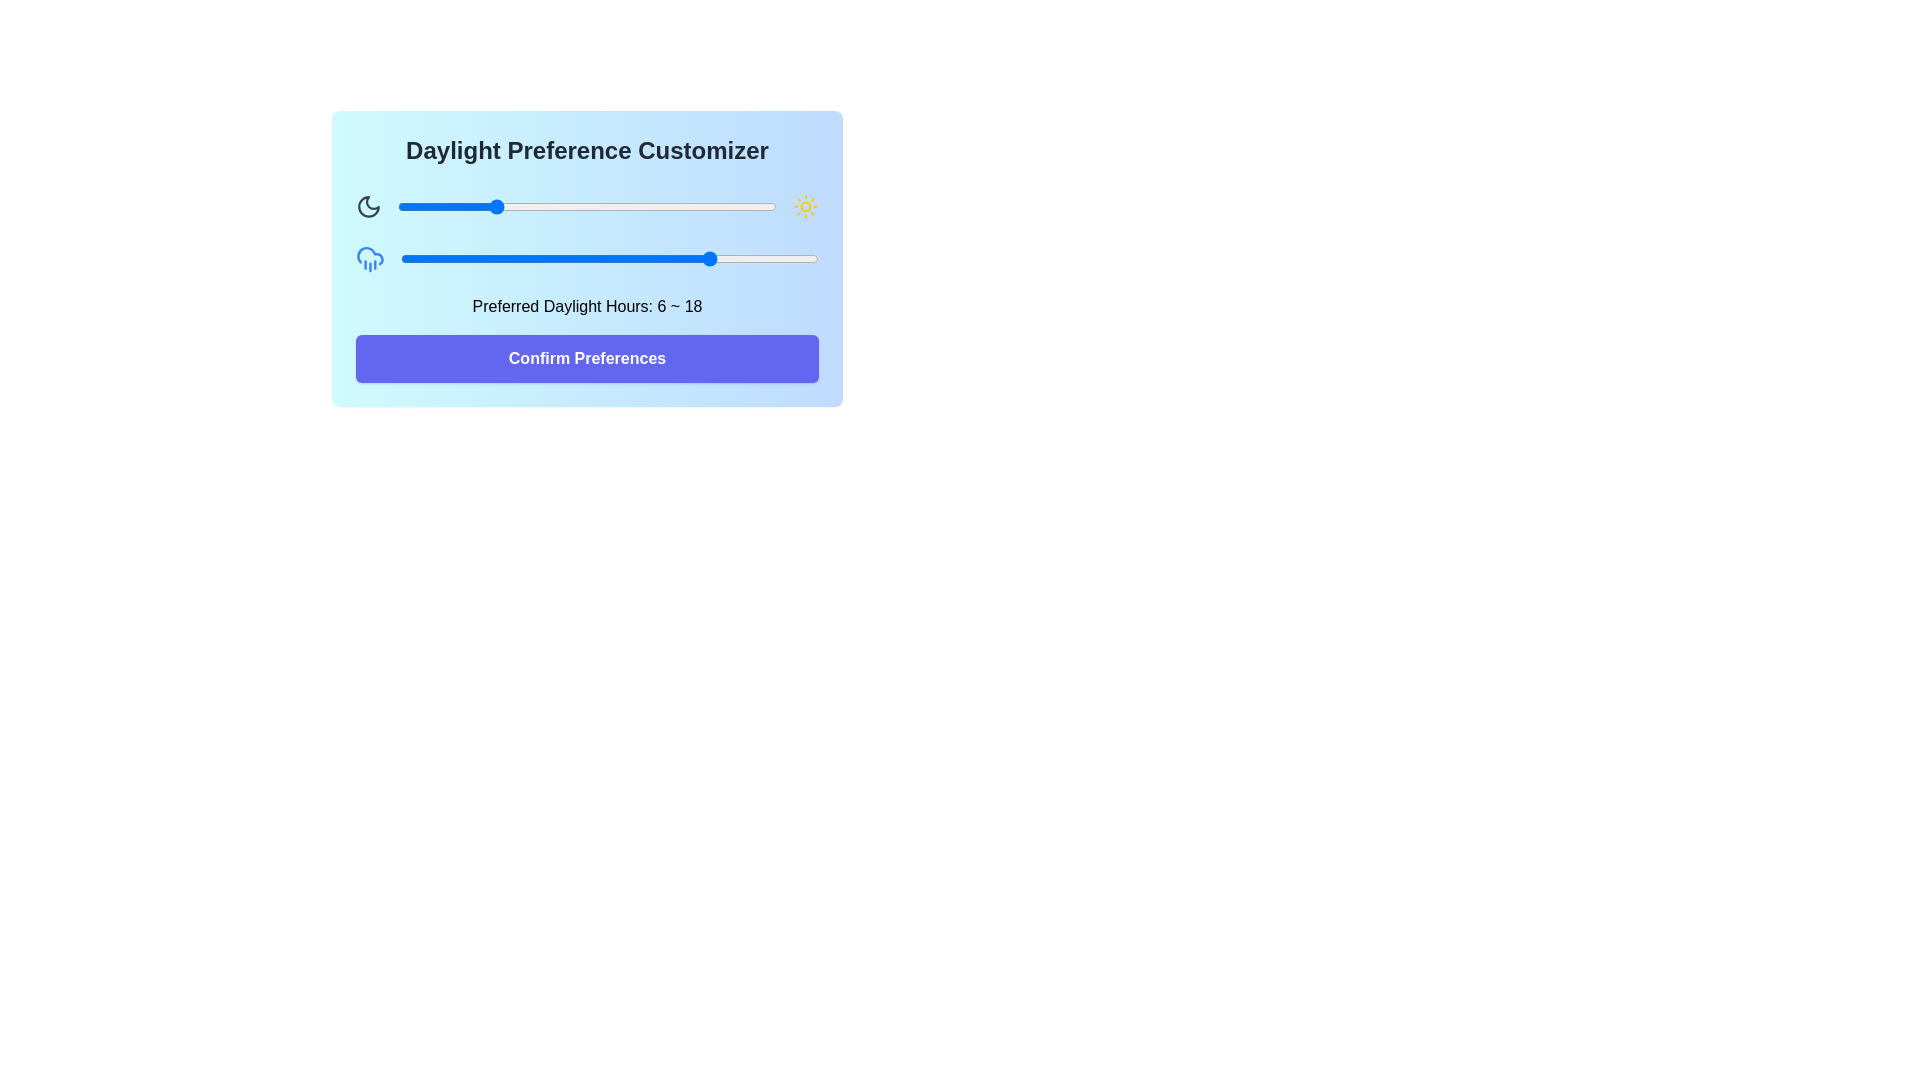  What do you see at coordinates (586, 357) in the screenshot?
I see `the confirm button located at the bottom center of the 'Daylight Preference Customizer', which allows users to submit their preferences for daylight hours` at bounding box center [586, 357].